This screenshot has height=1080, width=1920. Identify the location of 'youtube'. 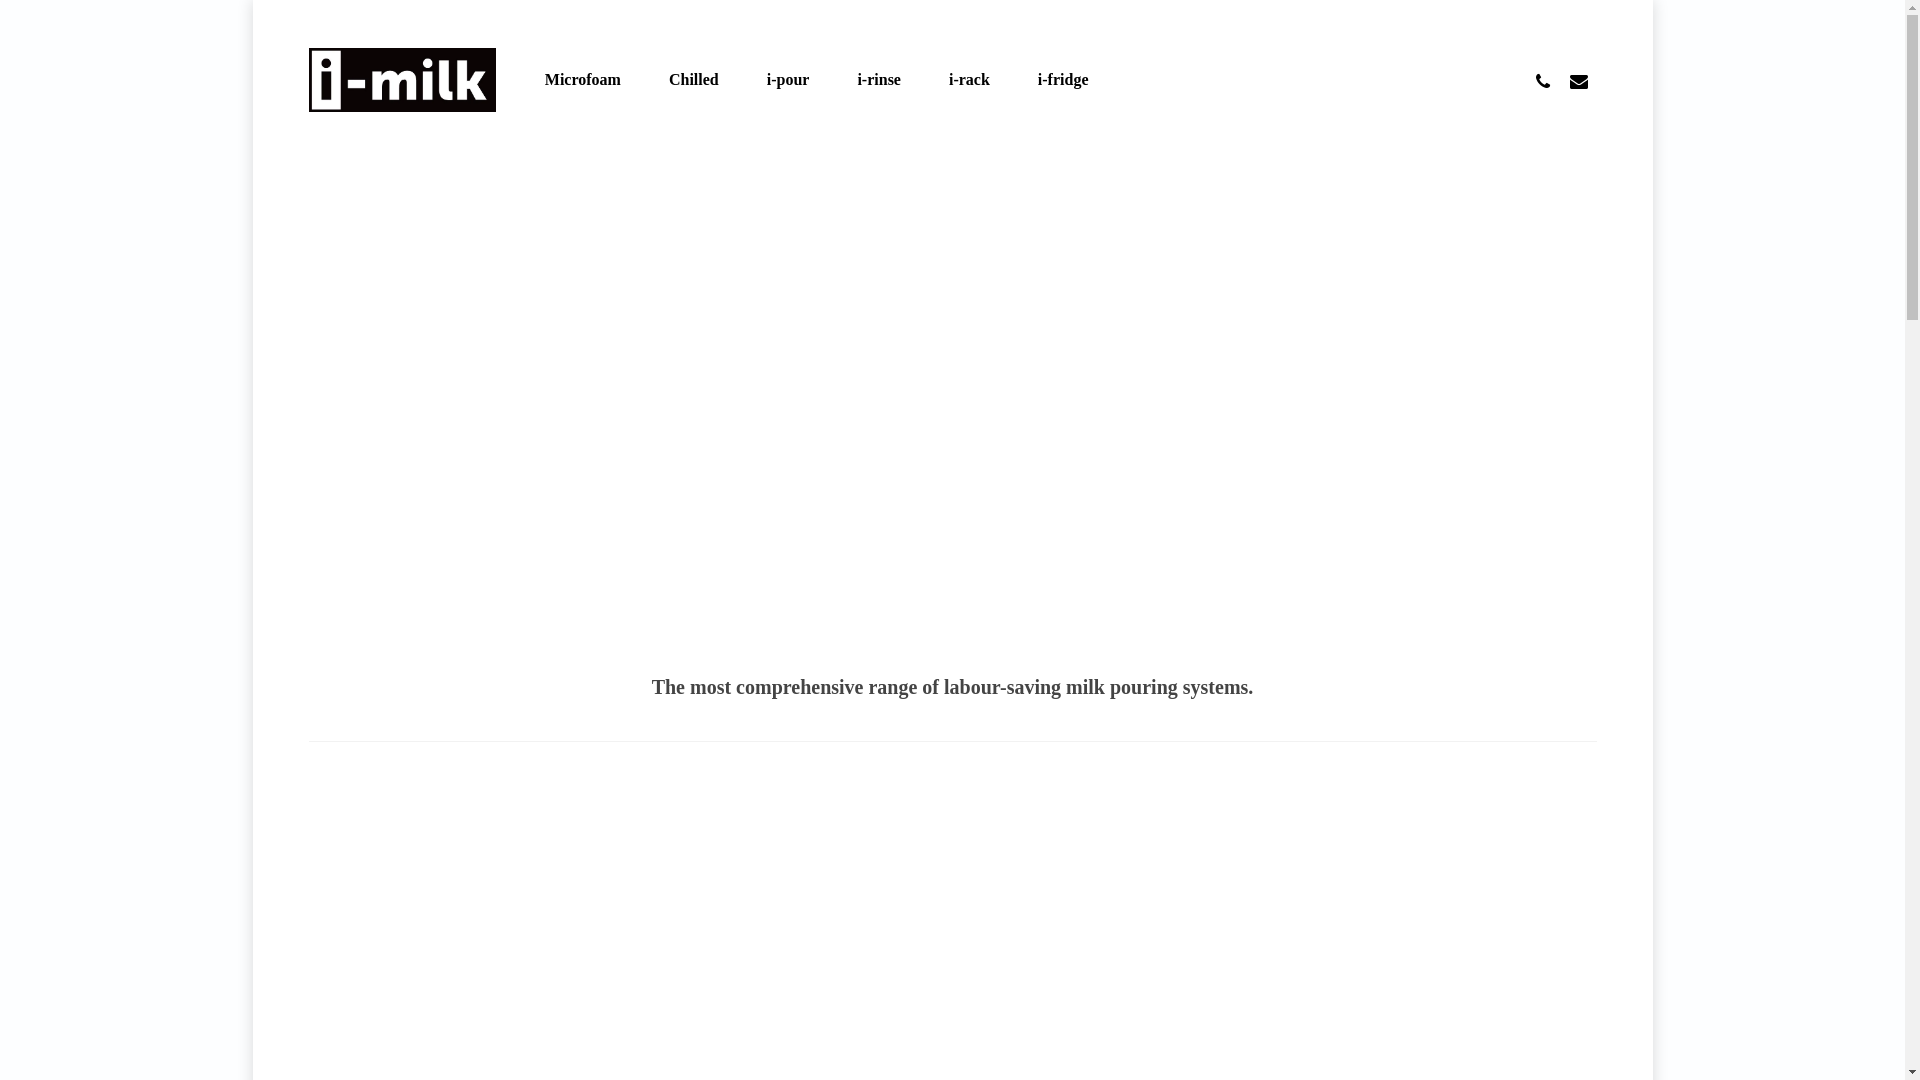
(1538, 1044).